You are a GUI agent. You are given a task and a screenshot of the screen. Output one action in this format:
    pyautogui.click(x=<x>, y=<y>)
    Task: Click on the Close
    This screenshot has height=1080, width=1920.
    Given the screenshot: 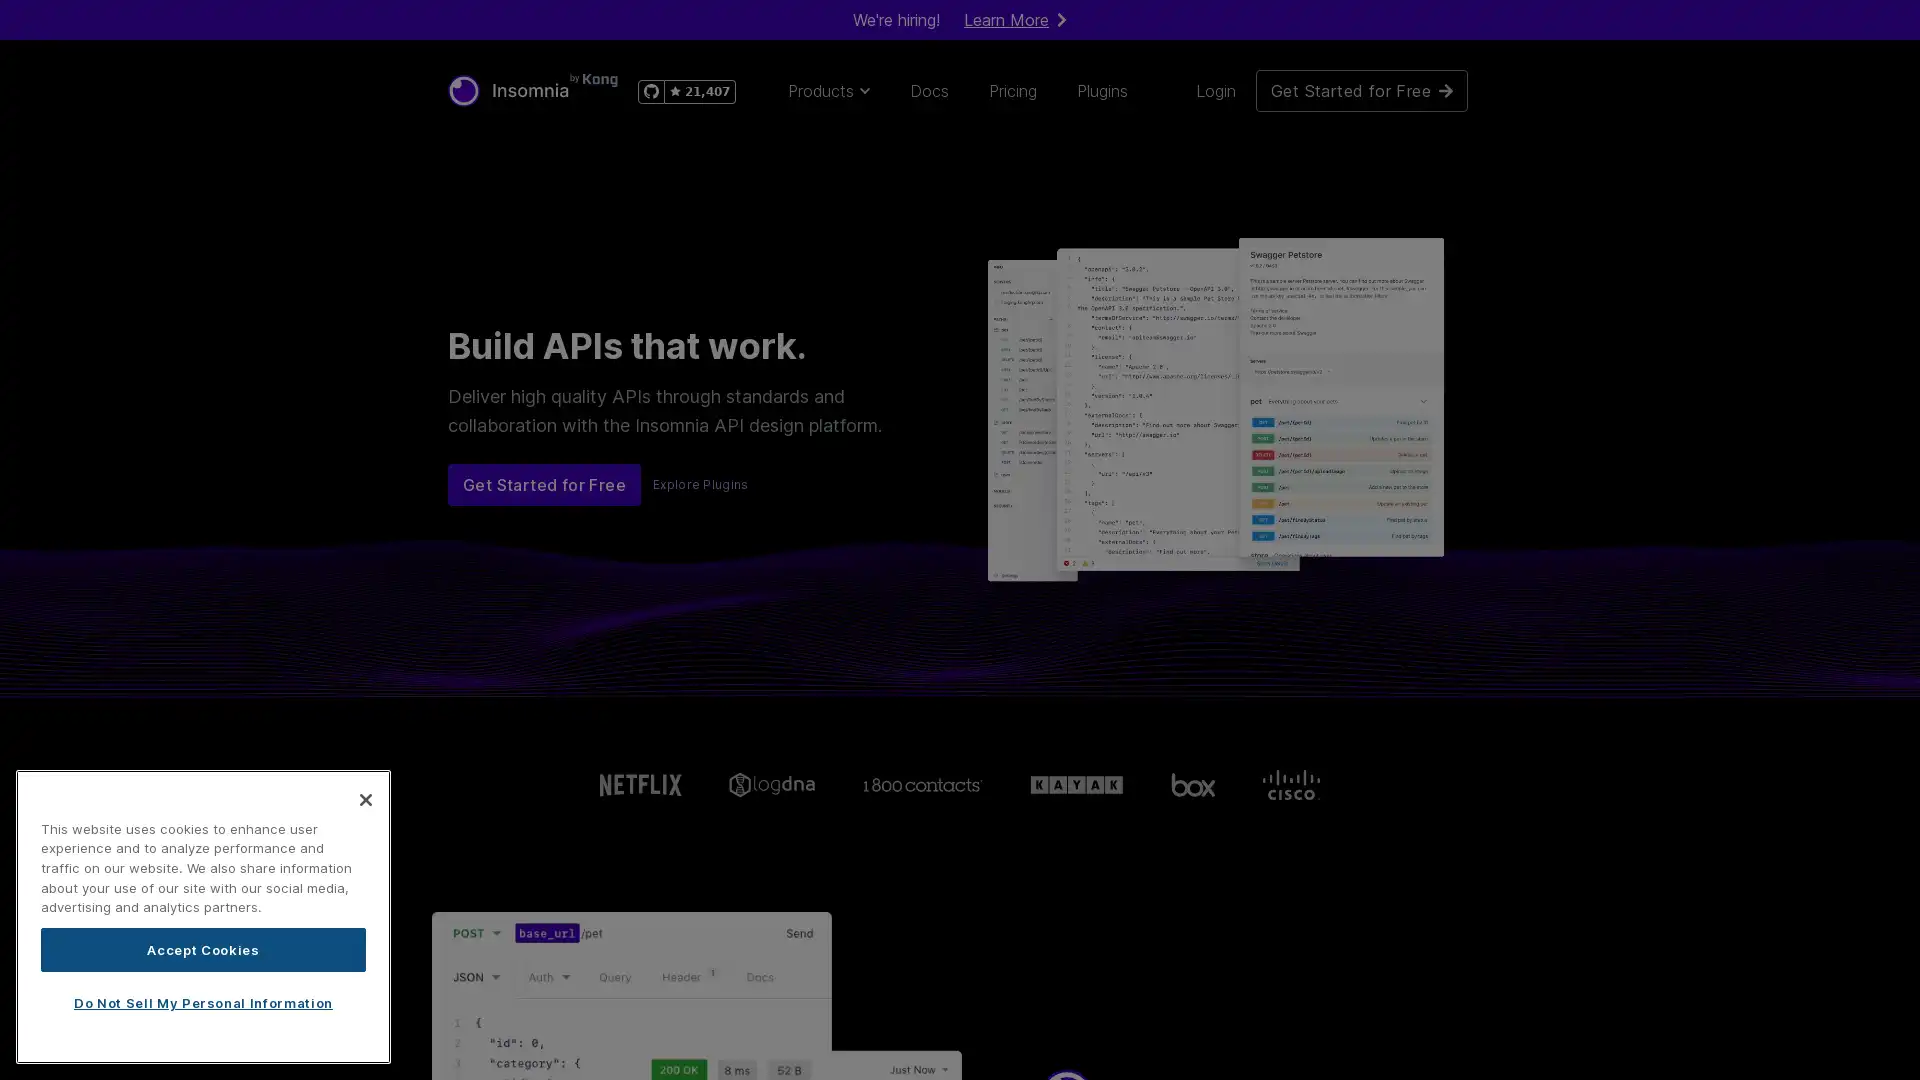 What is the action you would take?
    pyautogui.click(x=365, y=797)
    